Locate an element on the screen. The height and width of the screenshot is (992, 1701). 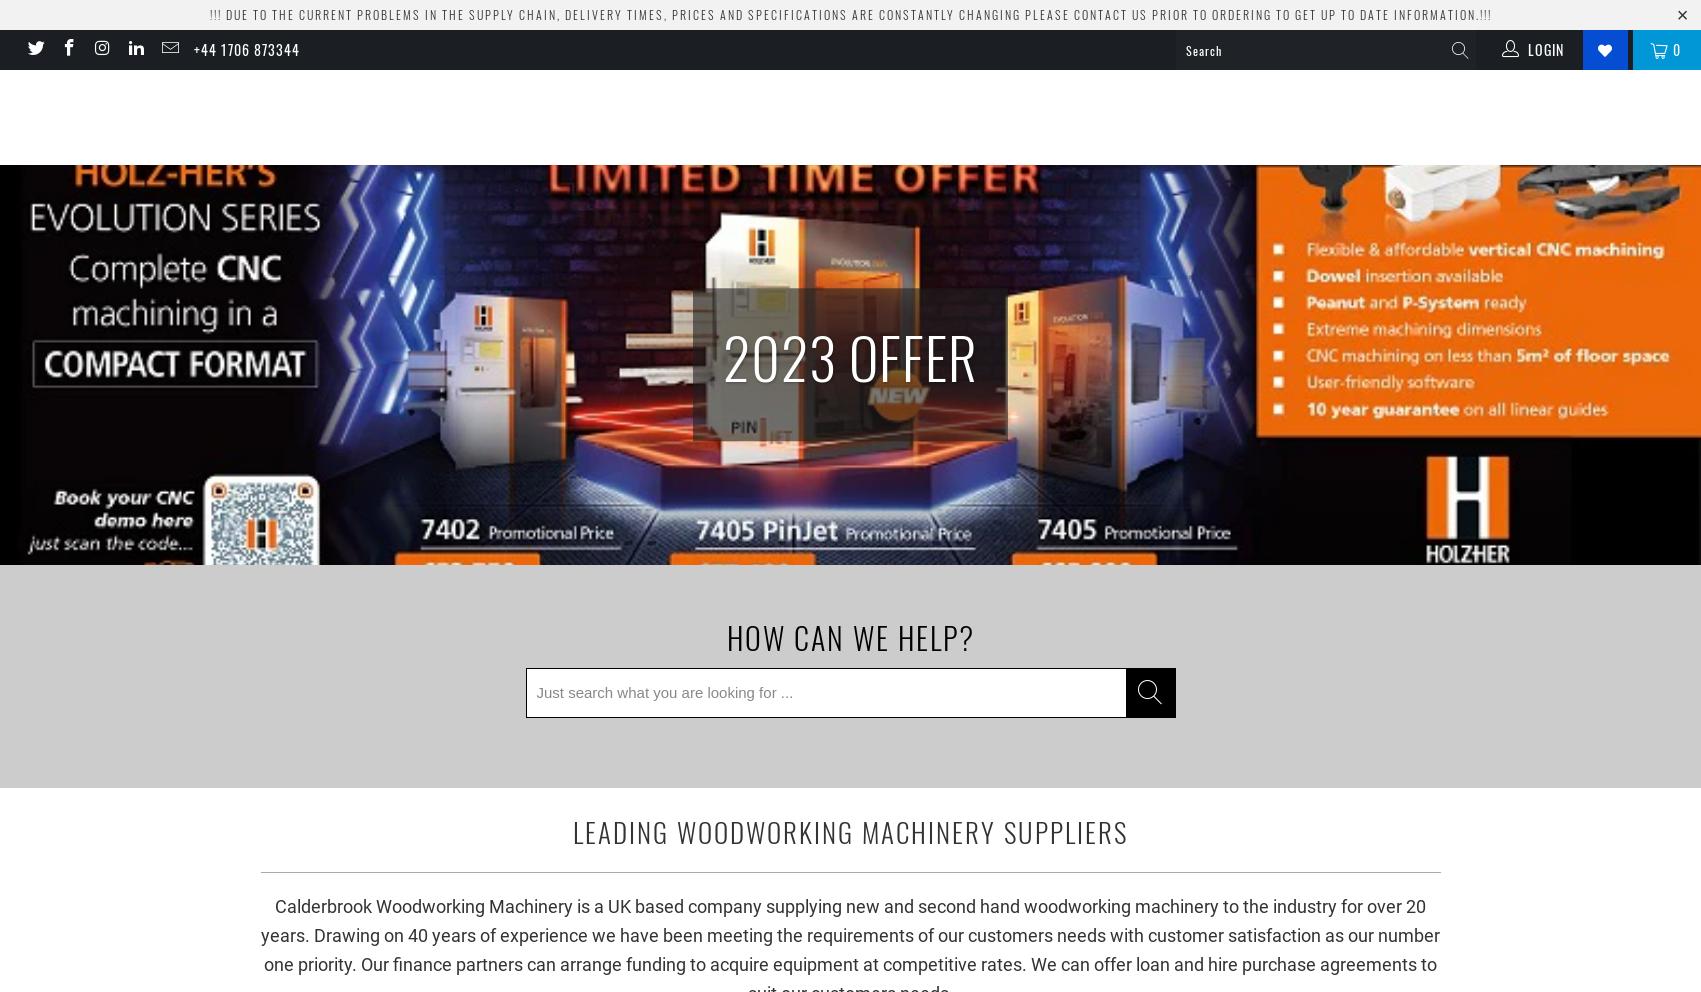
'About' is located at coordinates (1552, 115).